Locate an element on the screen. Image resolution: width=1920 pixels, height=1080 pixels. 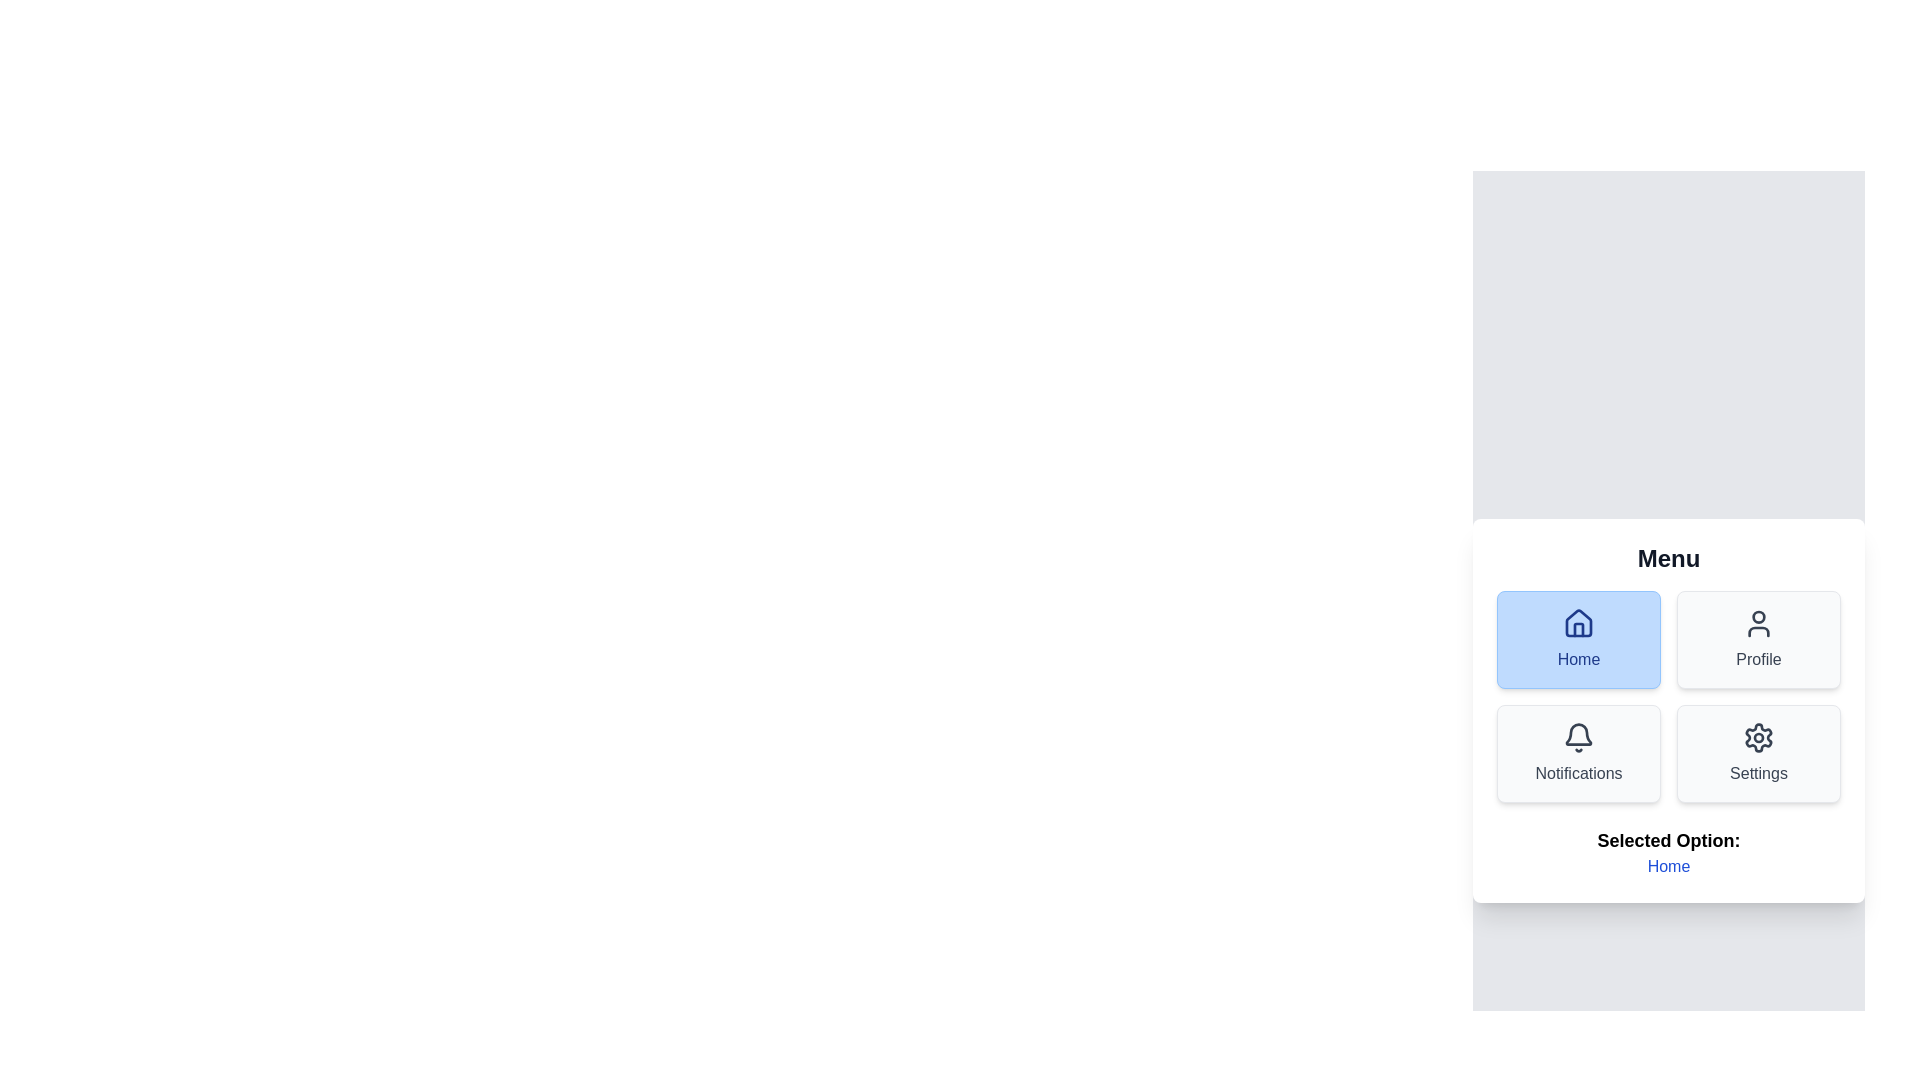
the Home menu option is located at coordinates (1578, 640).